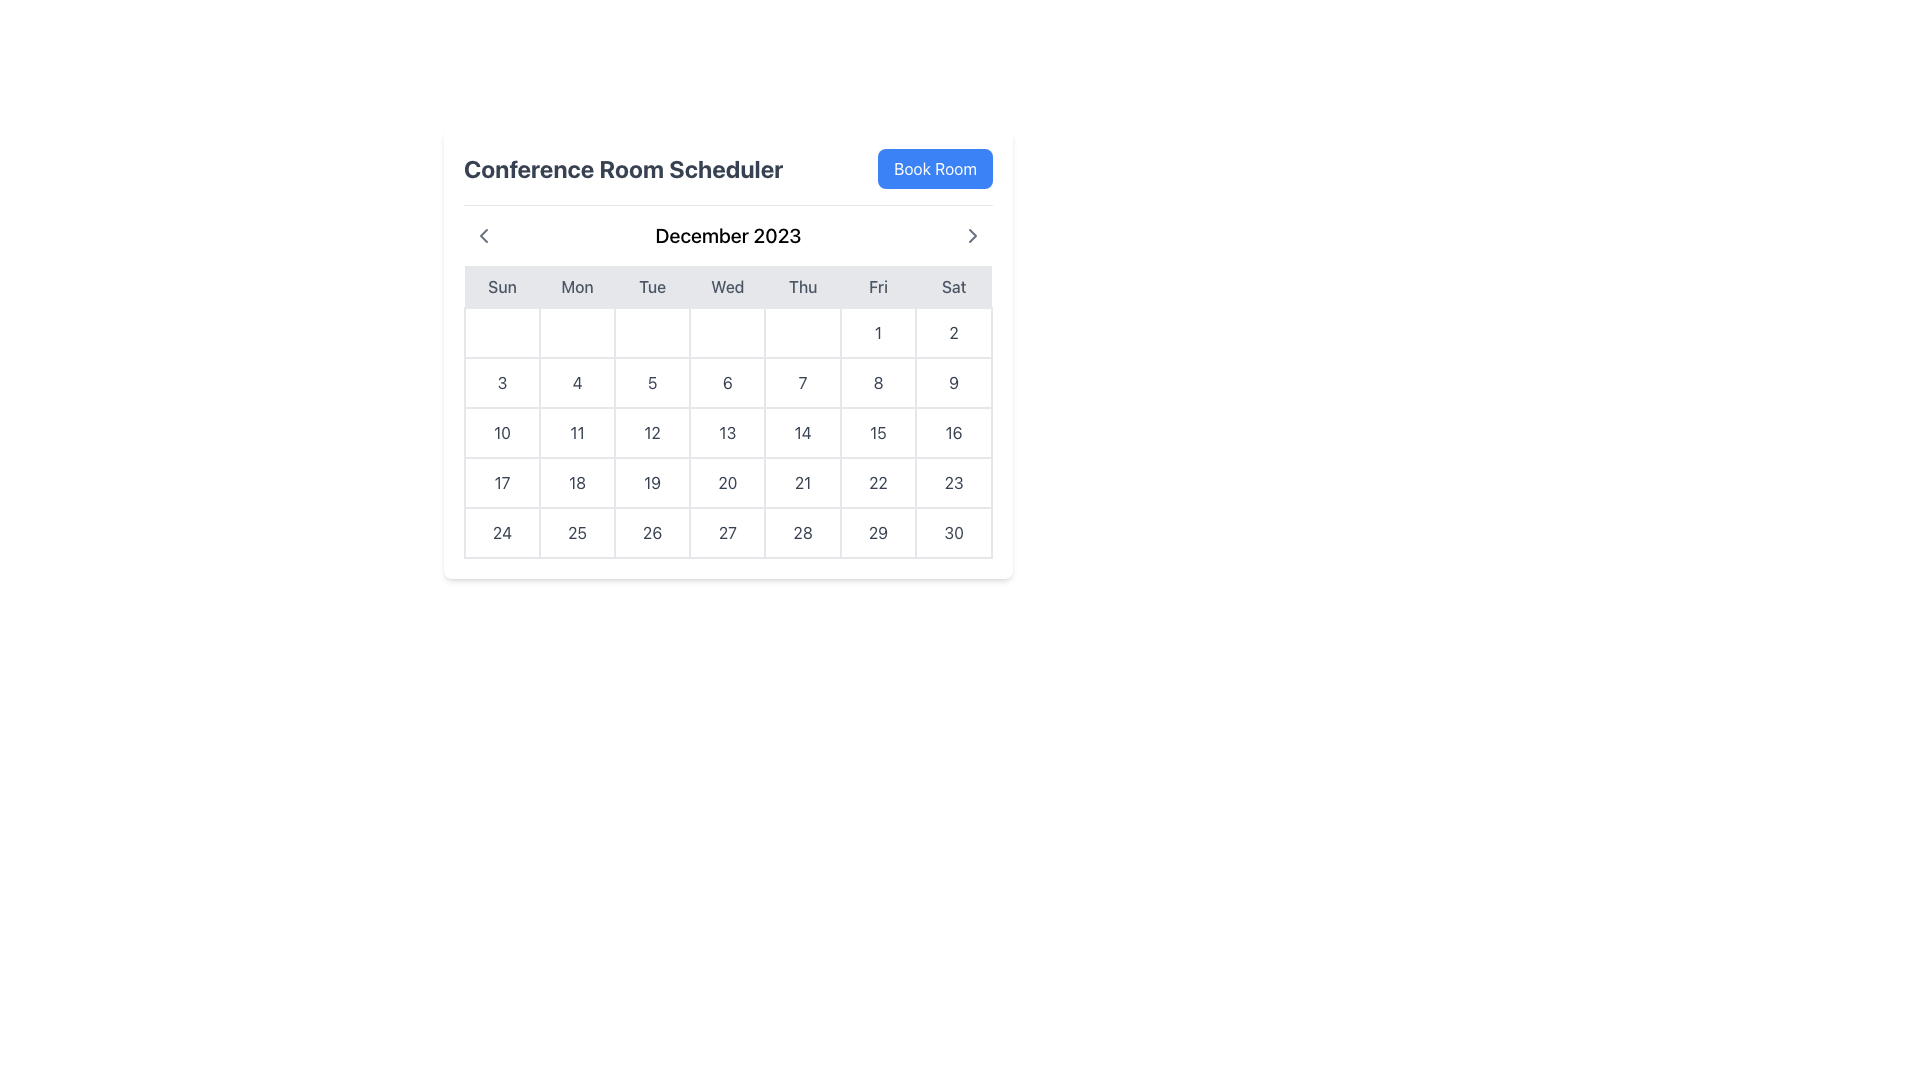 The width and height of the screenshot is (1920, 1080). What do you see at coordinates (953, 331) in the screenshot?
I see `the rounded rectangular button displaying the number '2' in the bottom-right corner of the calendar` at bounding box center [953, 331].